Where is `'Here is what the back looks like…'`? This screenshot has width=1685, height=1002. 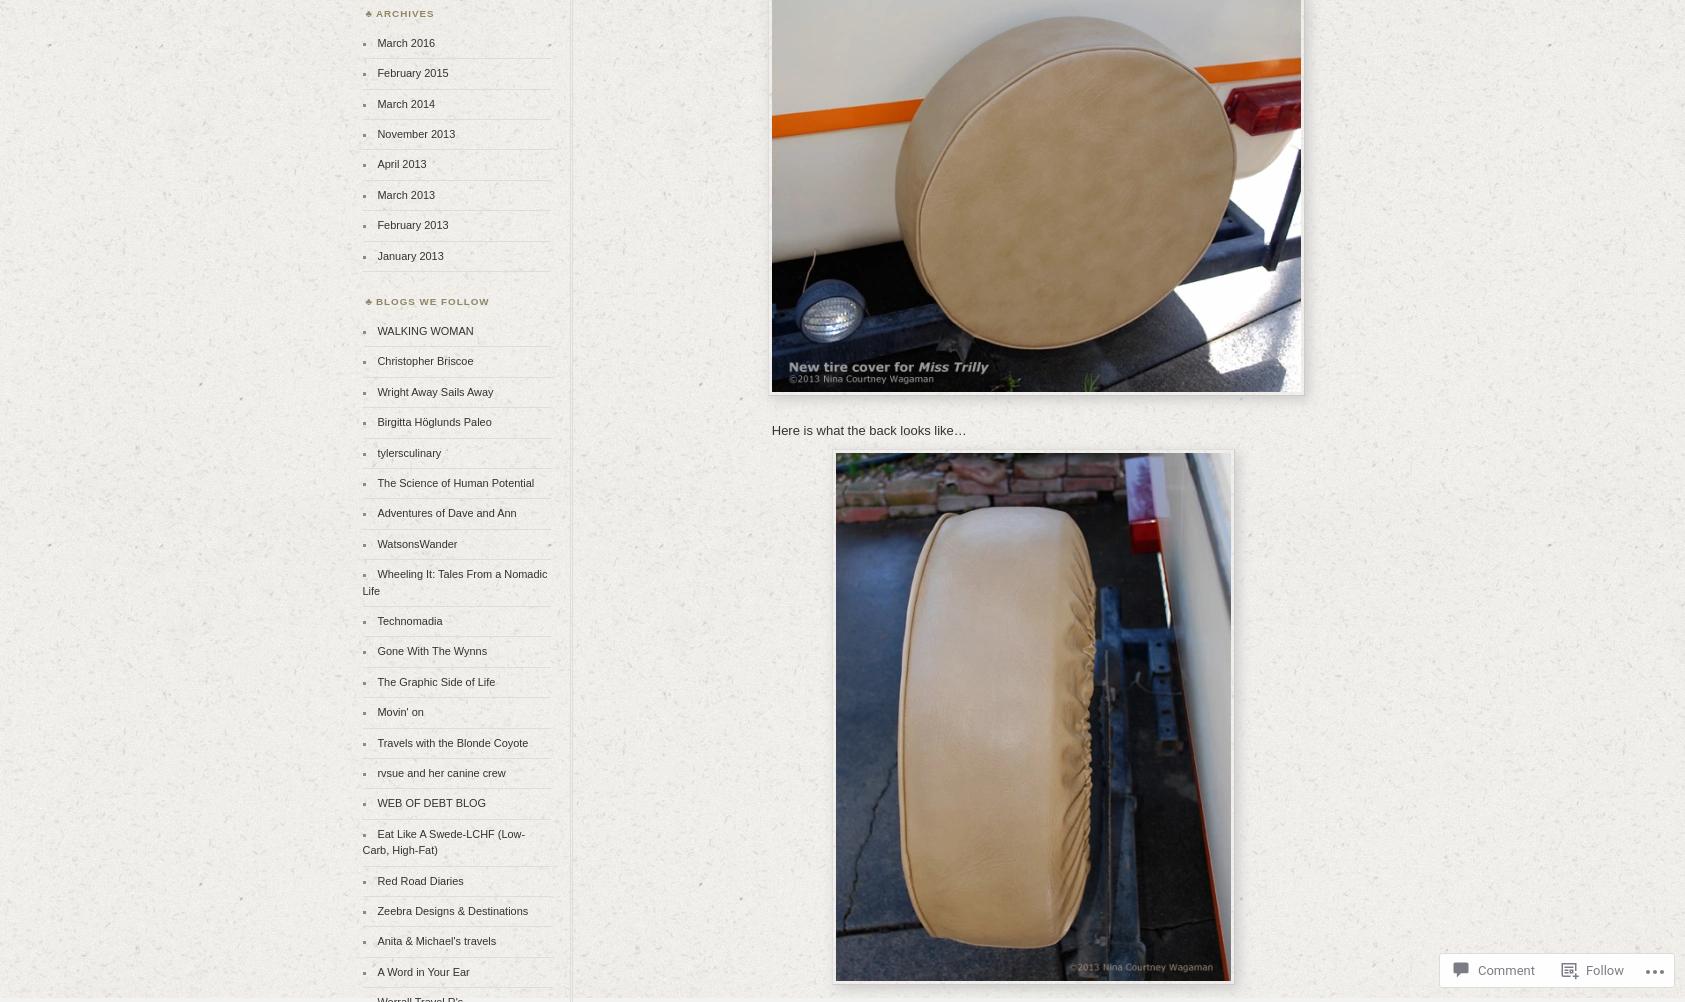 'Here is what the back looks like…' is located at coordinates (868, 428).